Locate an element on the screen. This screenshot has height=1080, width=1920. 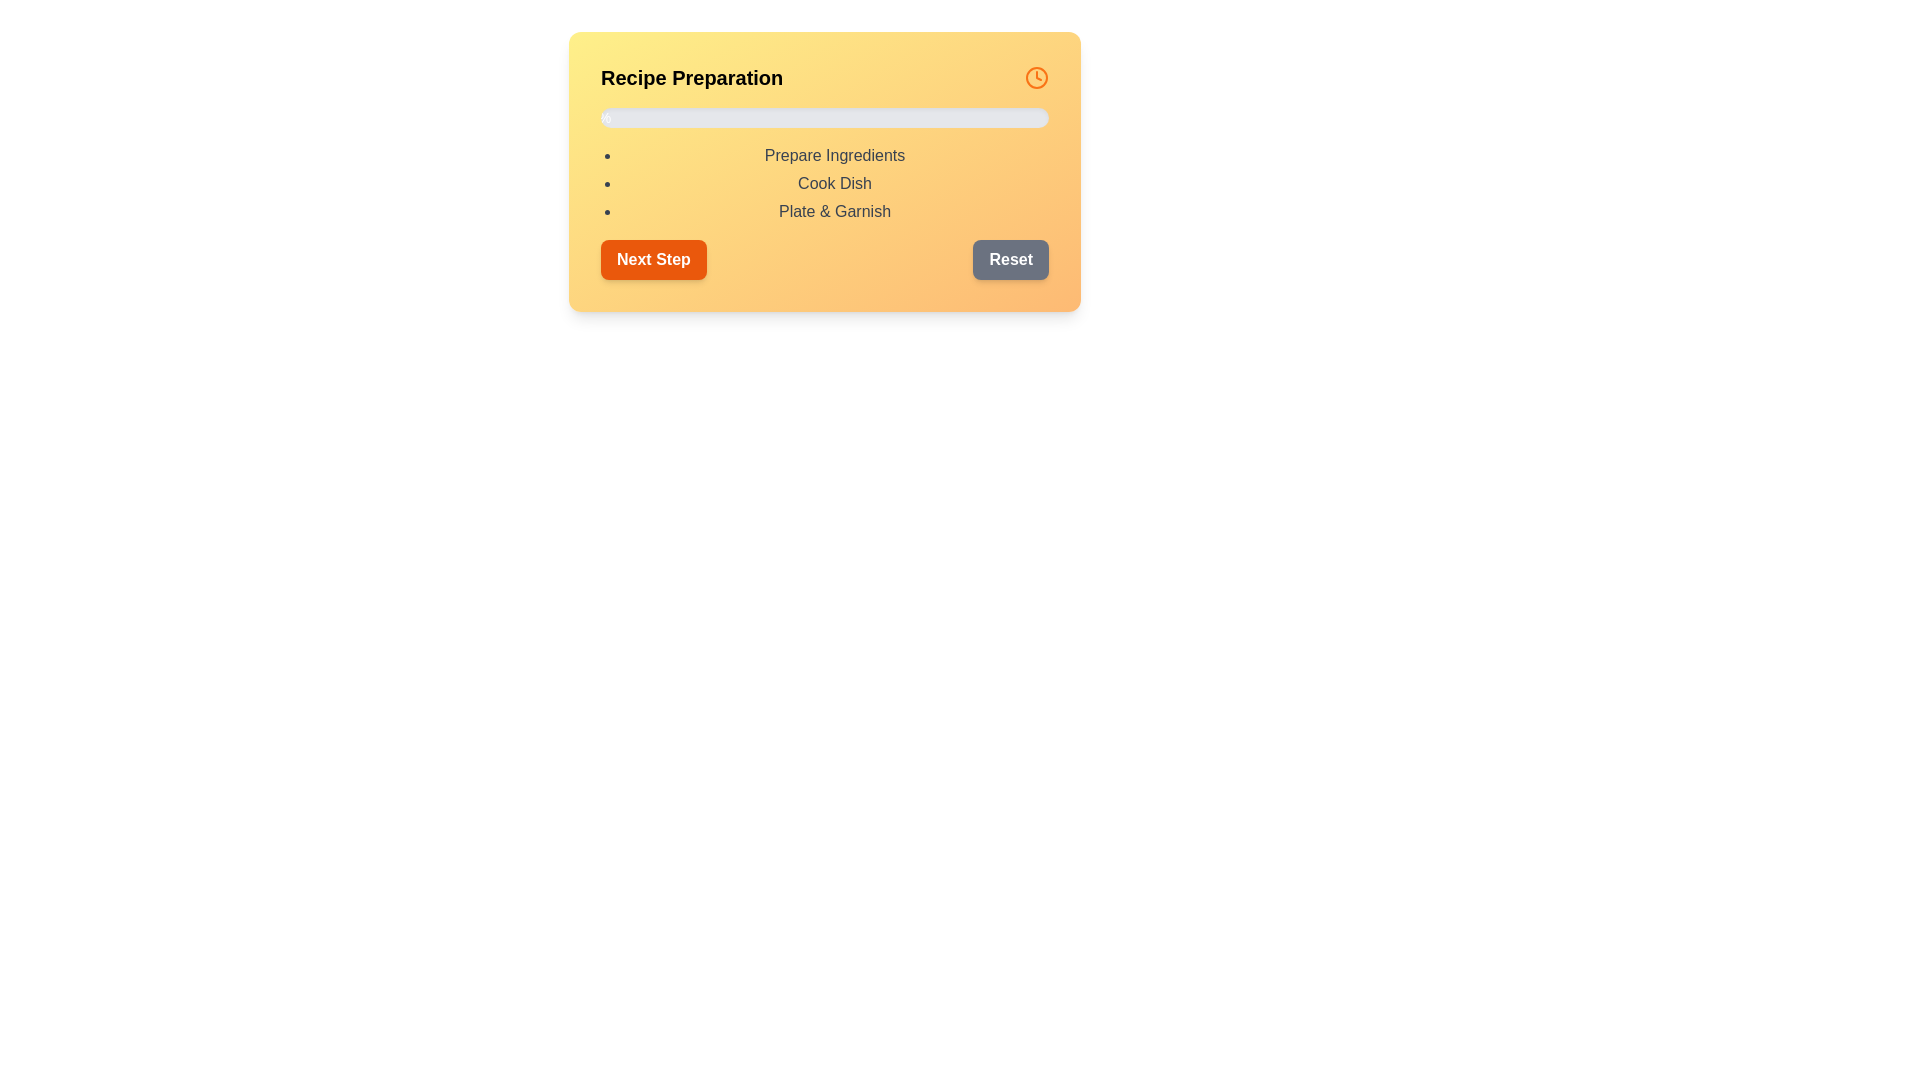
the 'Reset' button, which has a gray background and white text, located at the bottom-right corner of a yellow card component is located at coordinates (1011, 258).